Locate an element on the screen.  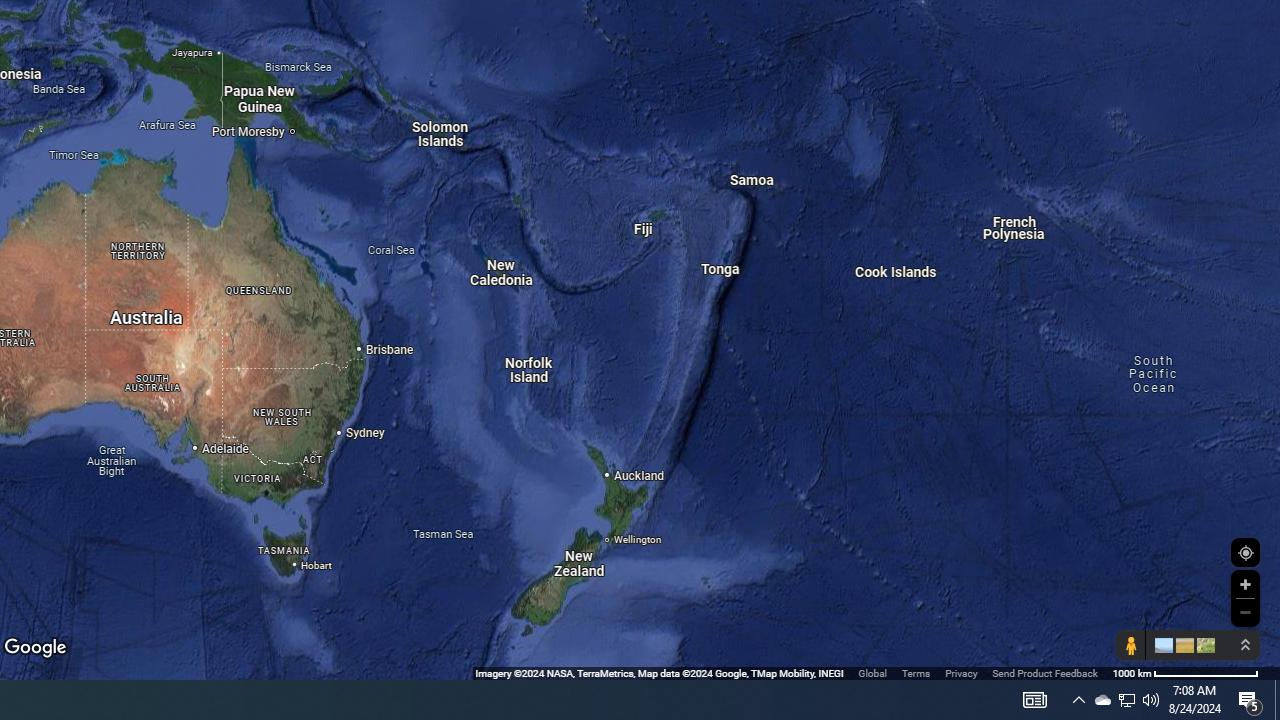
'Show imagery' is located at coordinates (1202, 645).